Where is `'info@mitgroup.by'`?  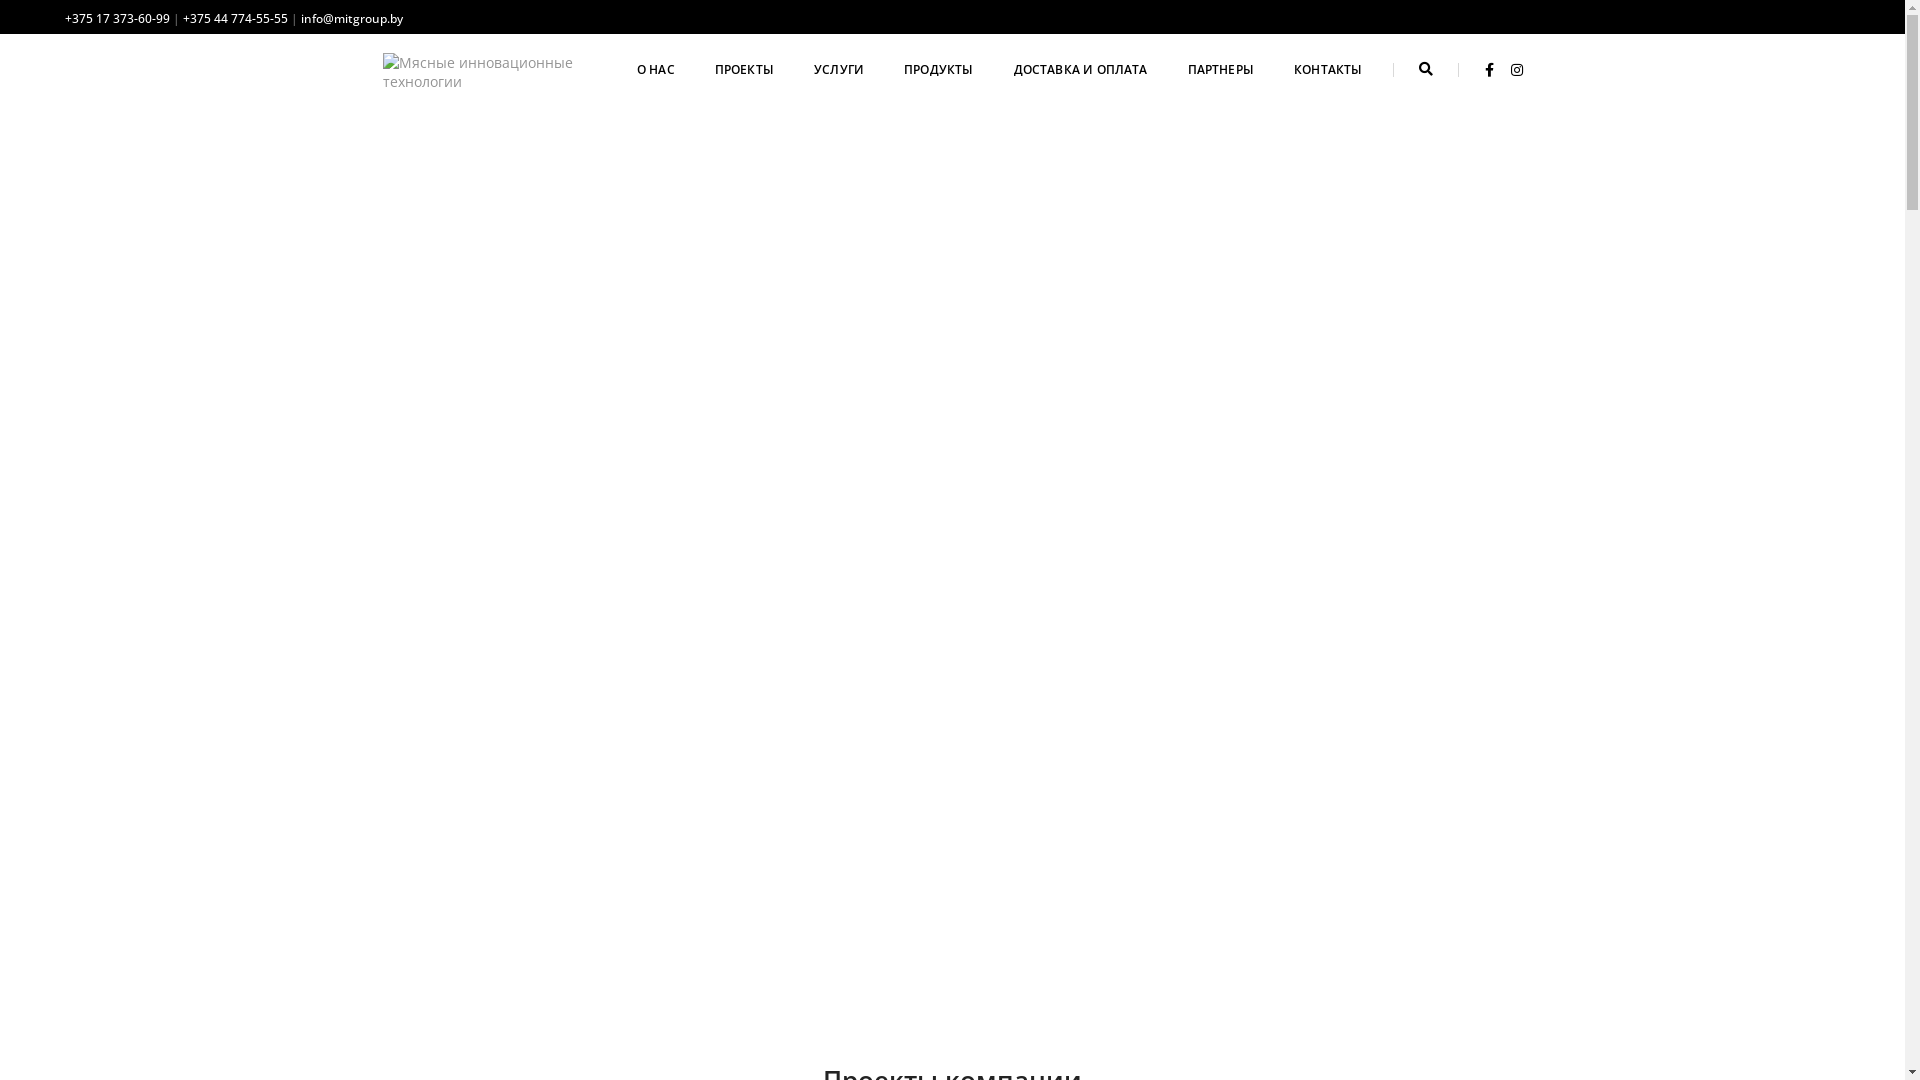
'info@mitgroup.by' is located at coordinates (300, 18).